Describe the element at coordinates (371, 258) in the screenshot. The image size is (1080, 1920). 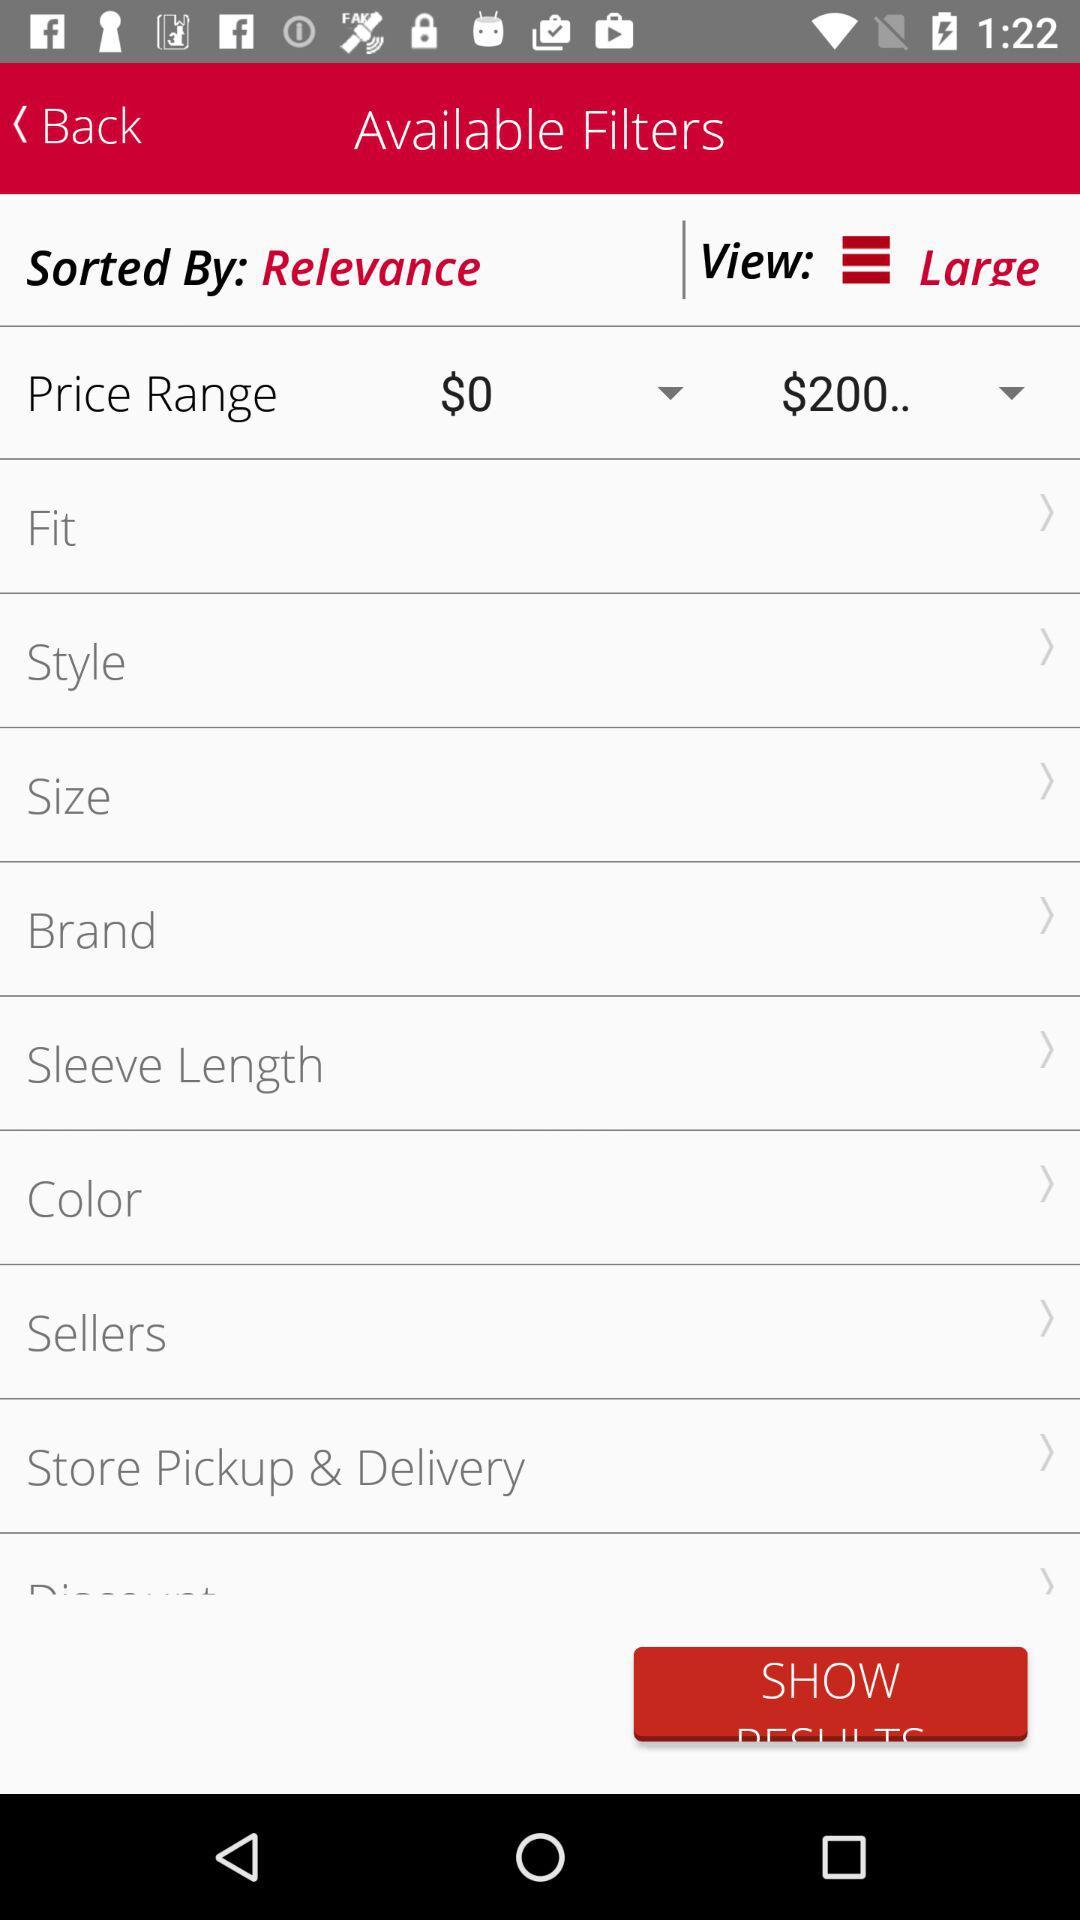
I see `icon next to the sorted by: icon` at that location.